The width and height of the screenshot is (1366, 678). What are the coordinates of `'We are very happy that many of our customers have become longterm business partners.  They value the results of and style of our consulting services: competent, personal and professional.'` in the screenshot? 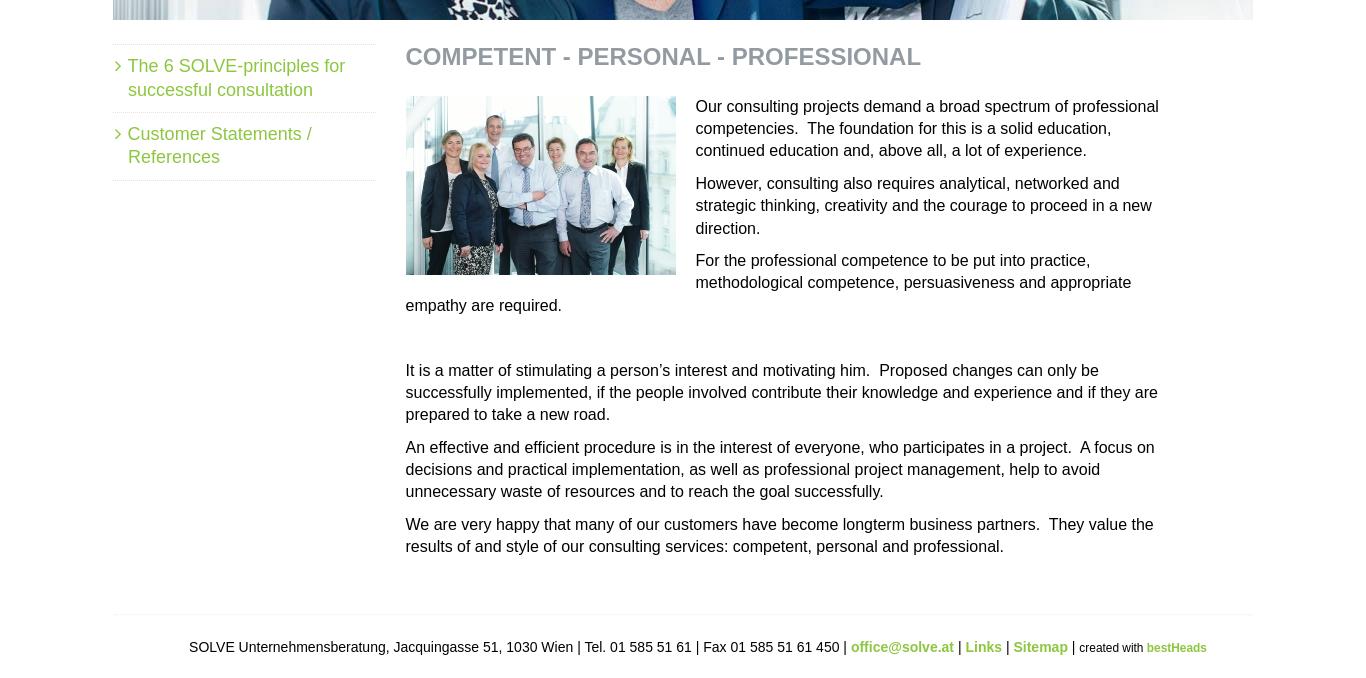 It's located at (779, 535).